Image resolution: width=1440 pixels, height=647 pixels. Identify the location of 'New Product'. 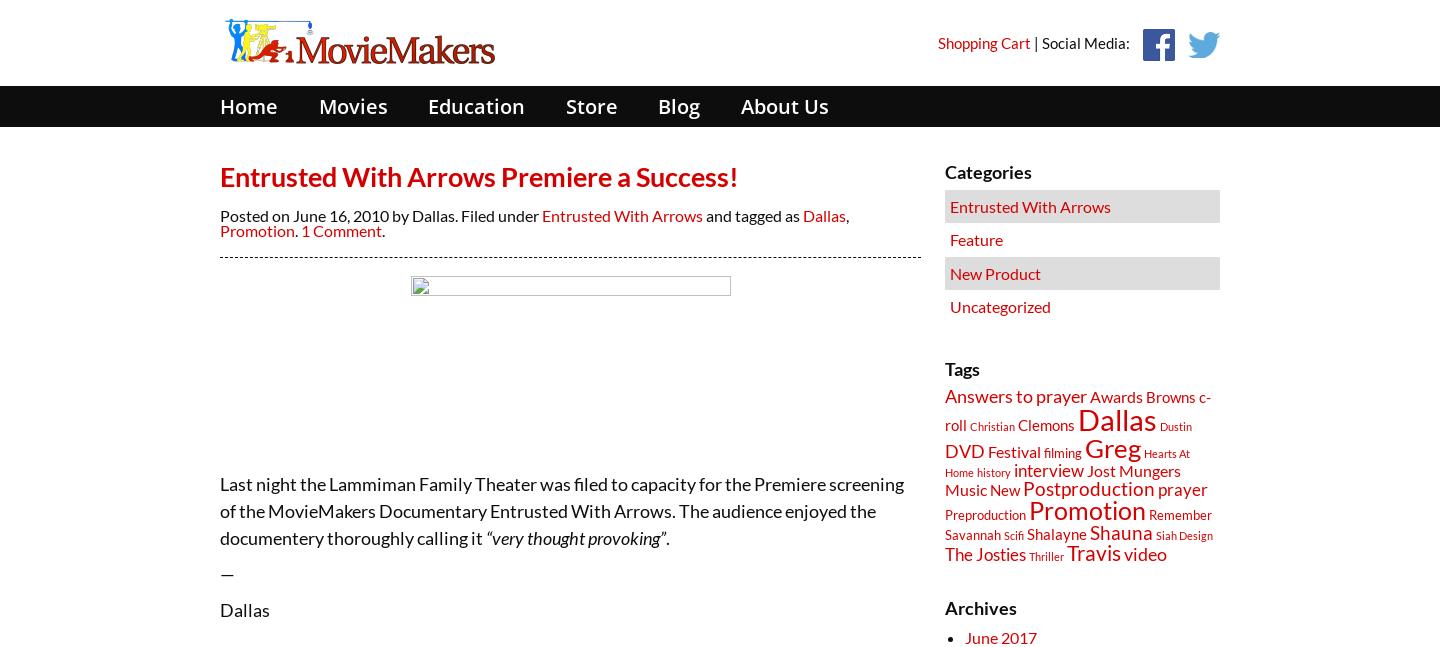
(994, 271).